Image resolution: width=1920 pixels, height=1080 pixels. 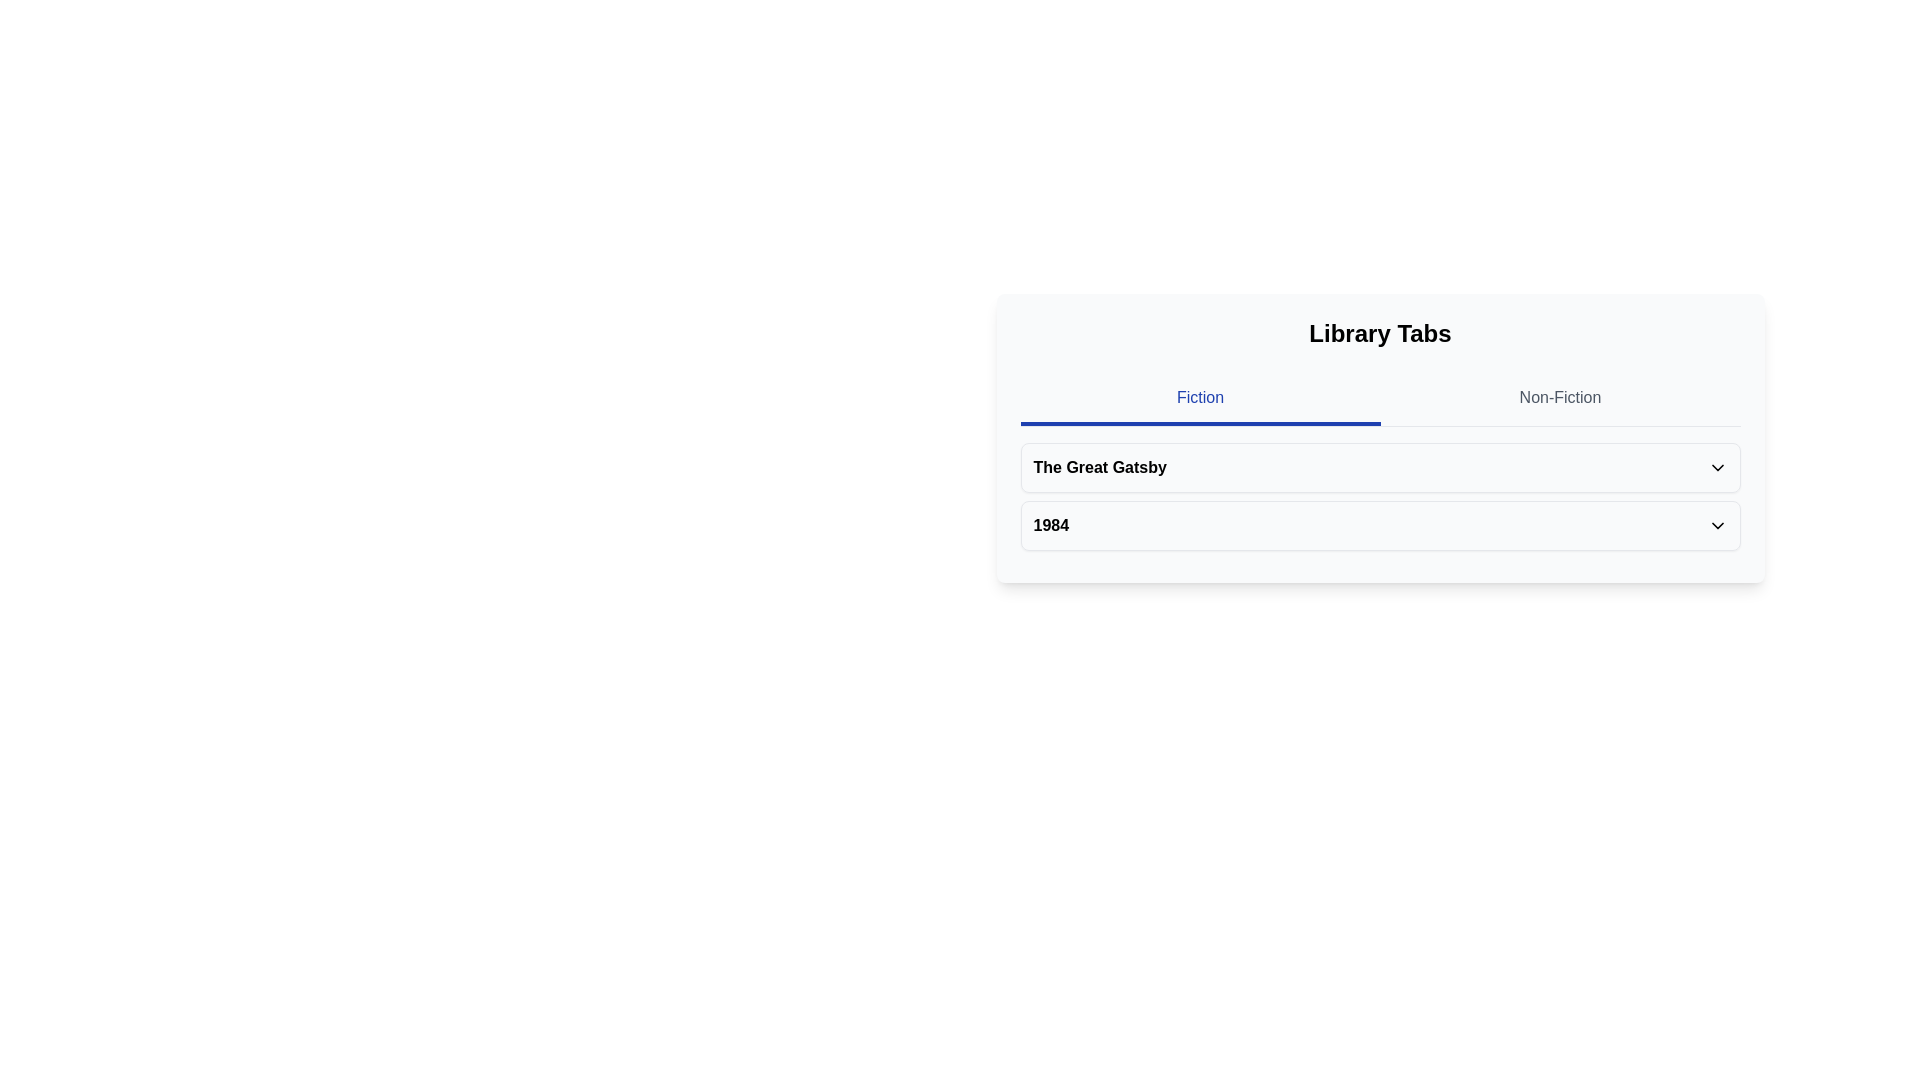 What do you see at coordinates (1379, 524) in the screenshot?
I see `the dropdown menu item for the book '1984'` at bounding box center [1379, 524].